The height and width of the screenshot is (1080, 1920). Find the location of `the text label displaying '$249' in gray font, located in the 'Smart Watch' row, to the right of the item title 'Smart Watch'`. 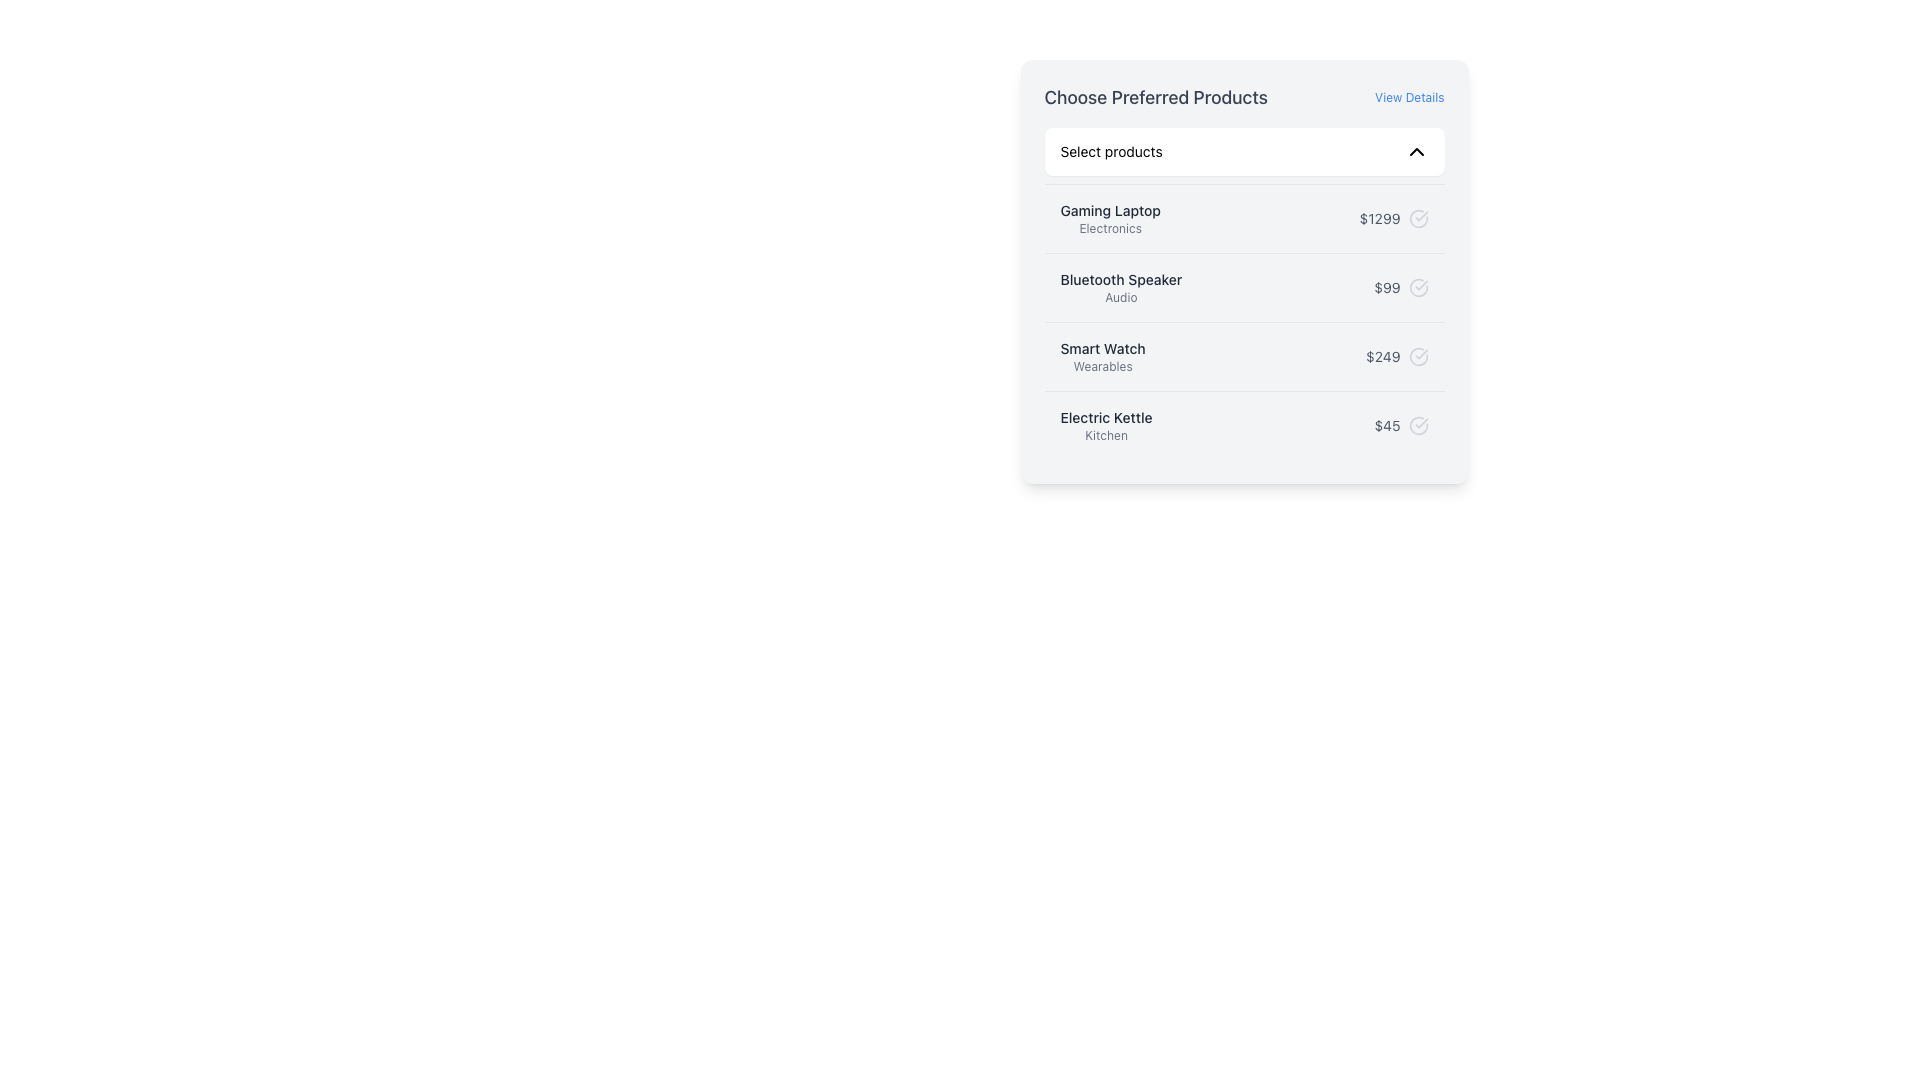

the text label displaying '$249' in gray font, located in the 'Smart Watch' row, to the right of the item title 'Smart Watch' is located at coordinates (1382, 356).